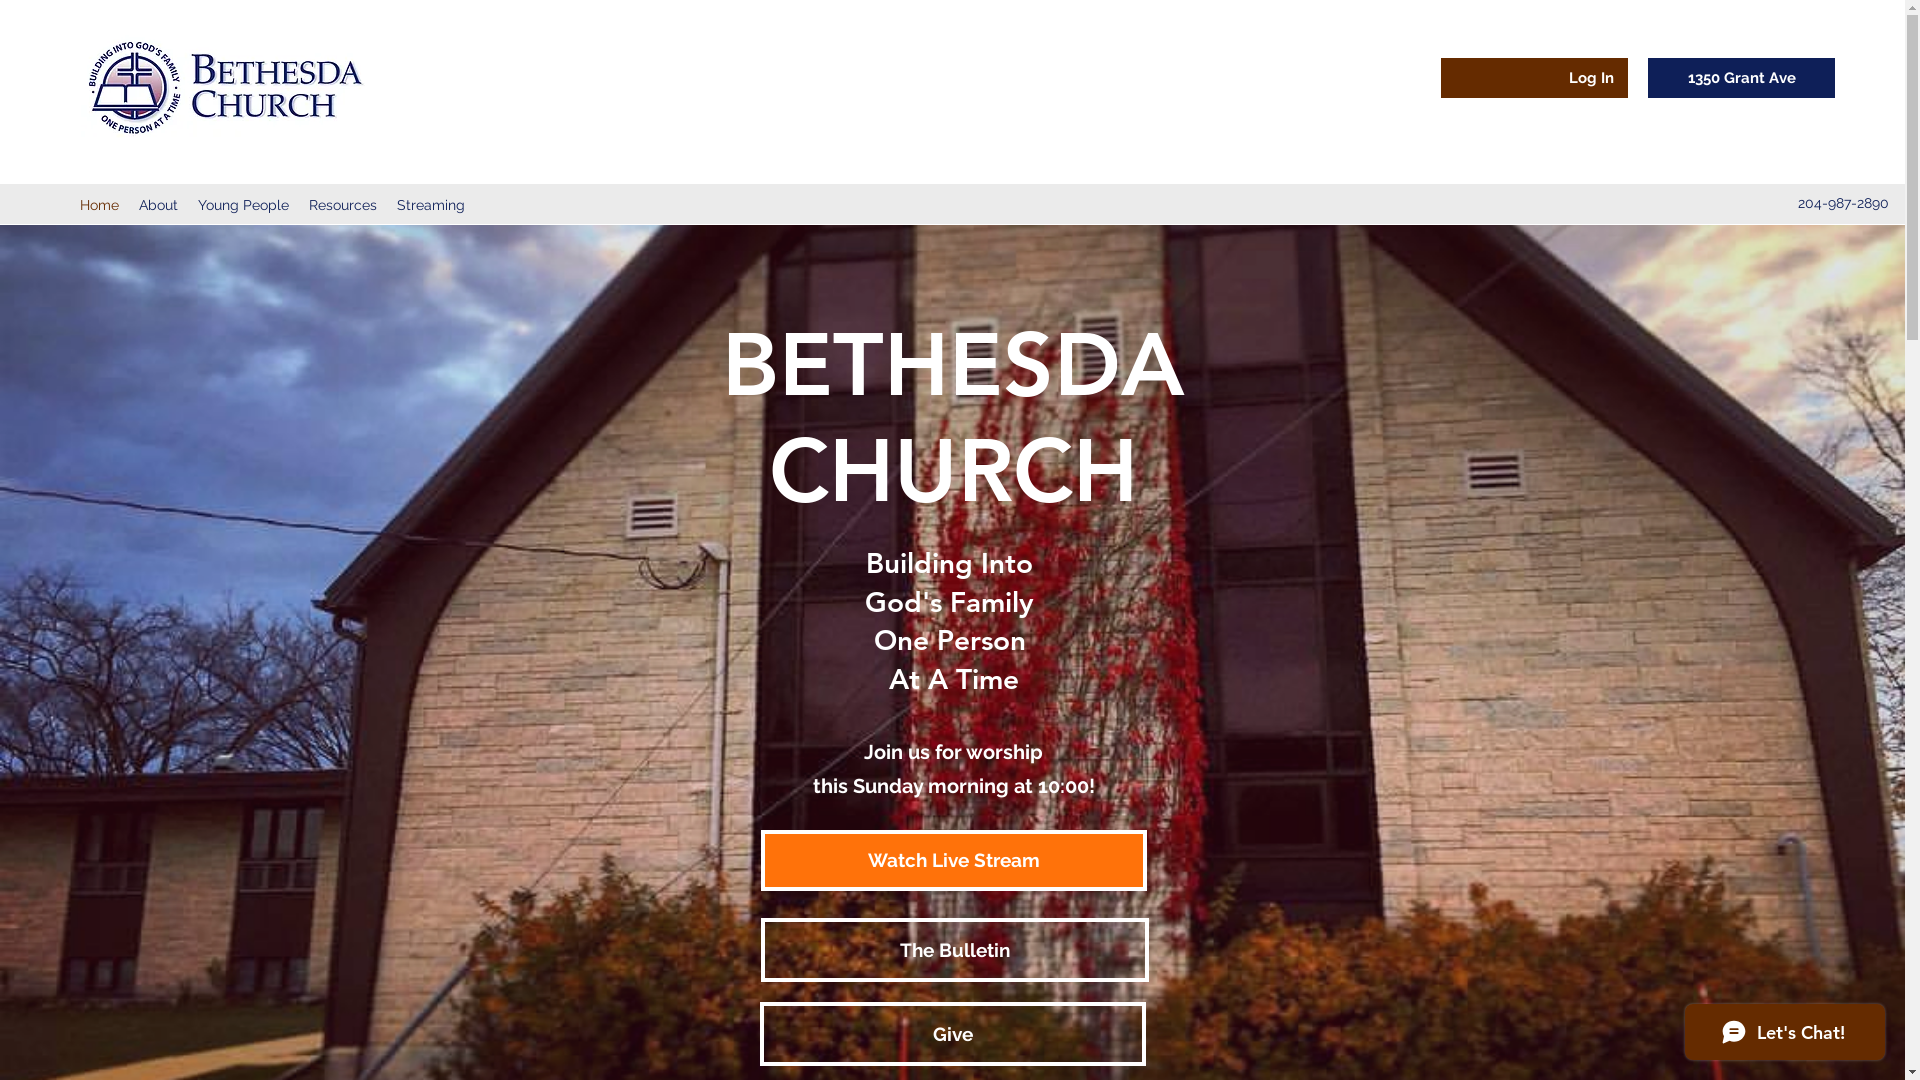 Image resolution: width=1920 pixels, height=1080 pixels. Describe the element at coordinates (1740, 76) in the screenshot. I see `'1350 Grant Ave'` at that location.